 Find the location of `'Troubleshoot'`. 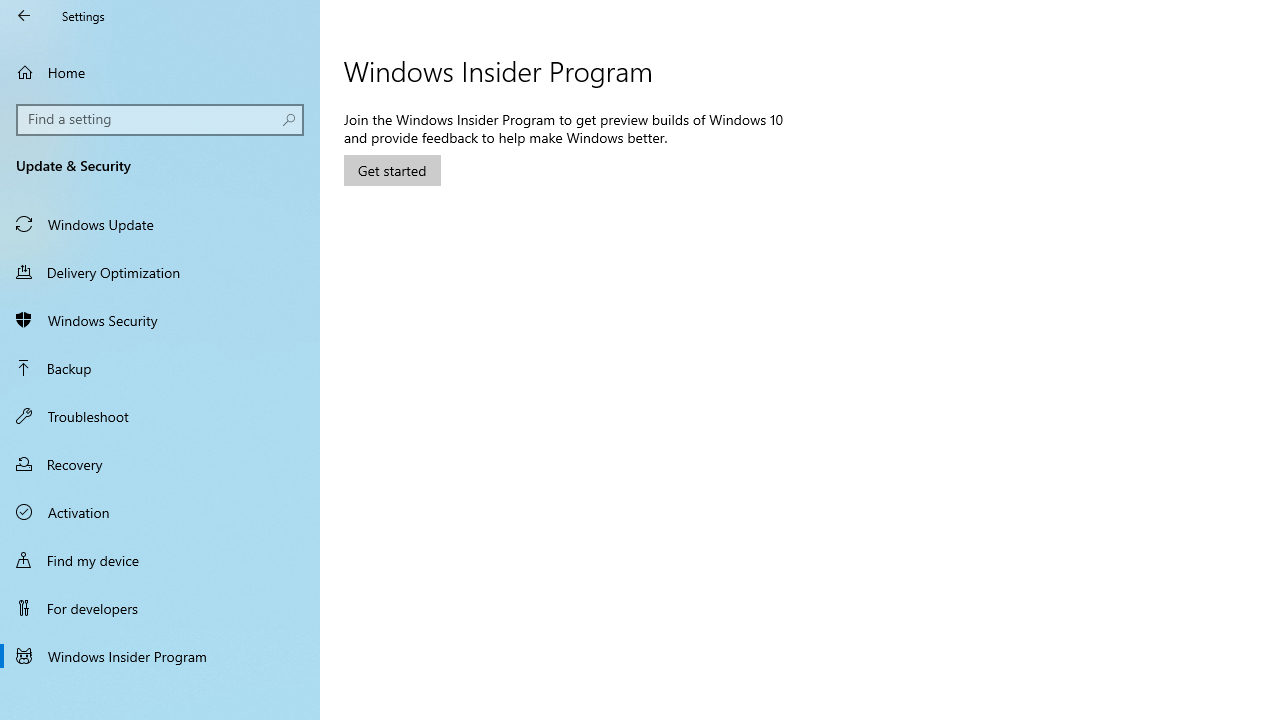

'Troubleshoot' is located at coordinates (160, 414).